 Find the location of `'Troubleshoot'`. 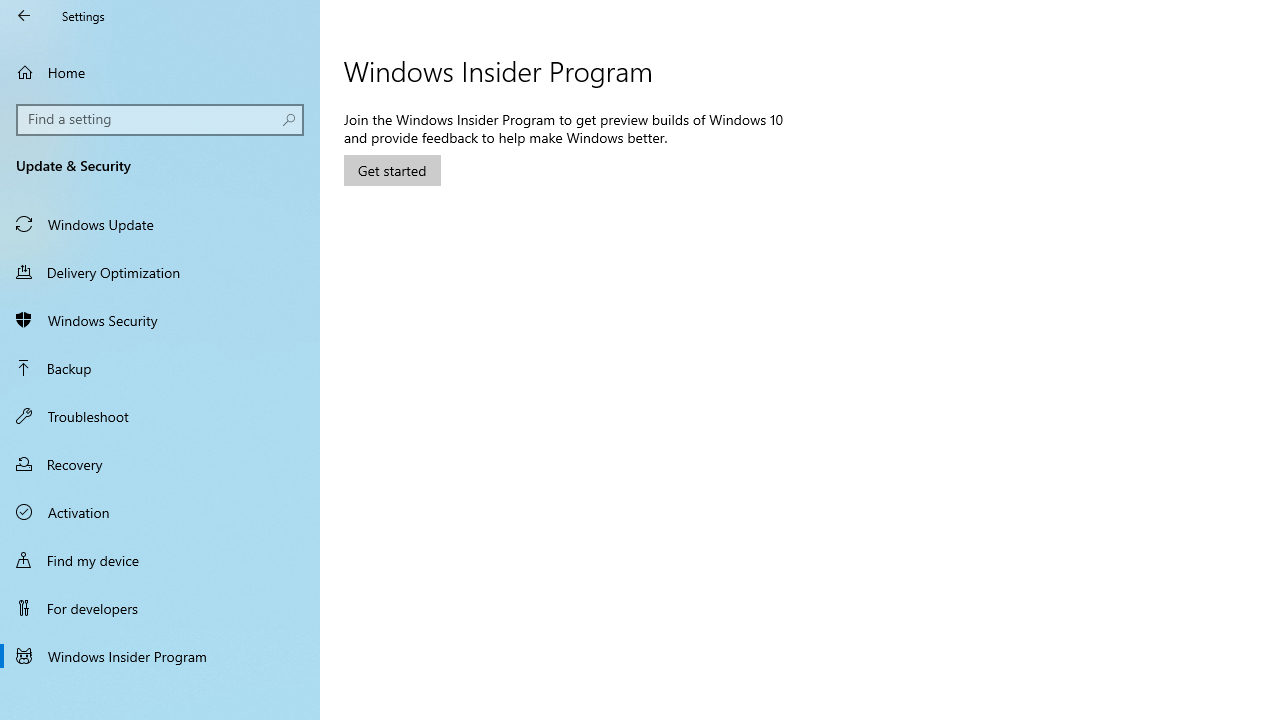

'Troubleshoot' is located at coordinates (160, 414).